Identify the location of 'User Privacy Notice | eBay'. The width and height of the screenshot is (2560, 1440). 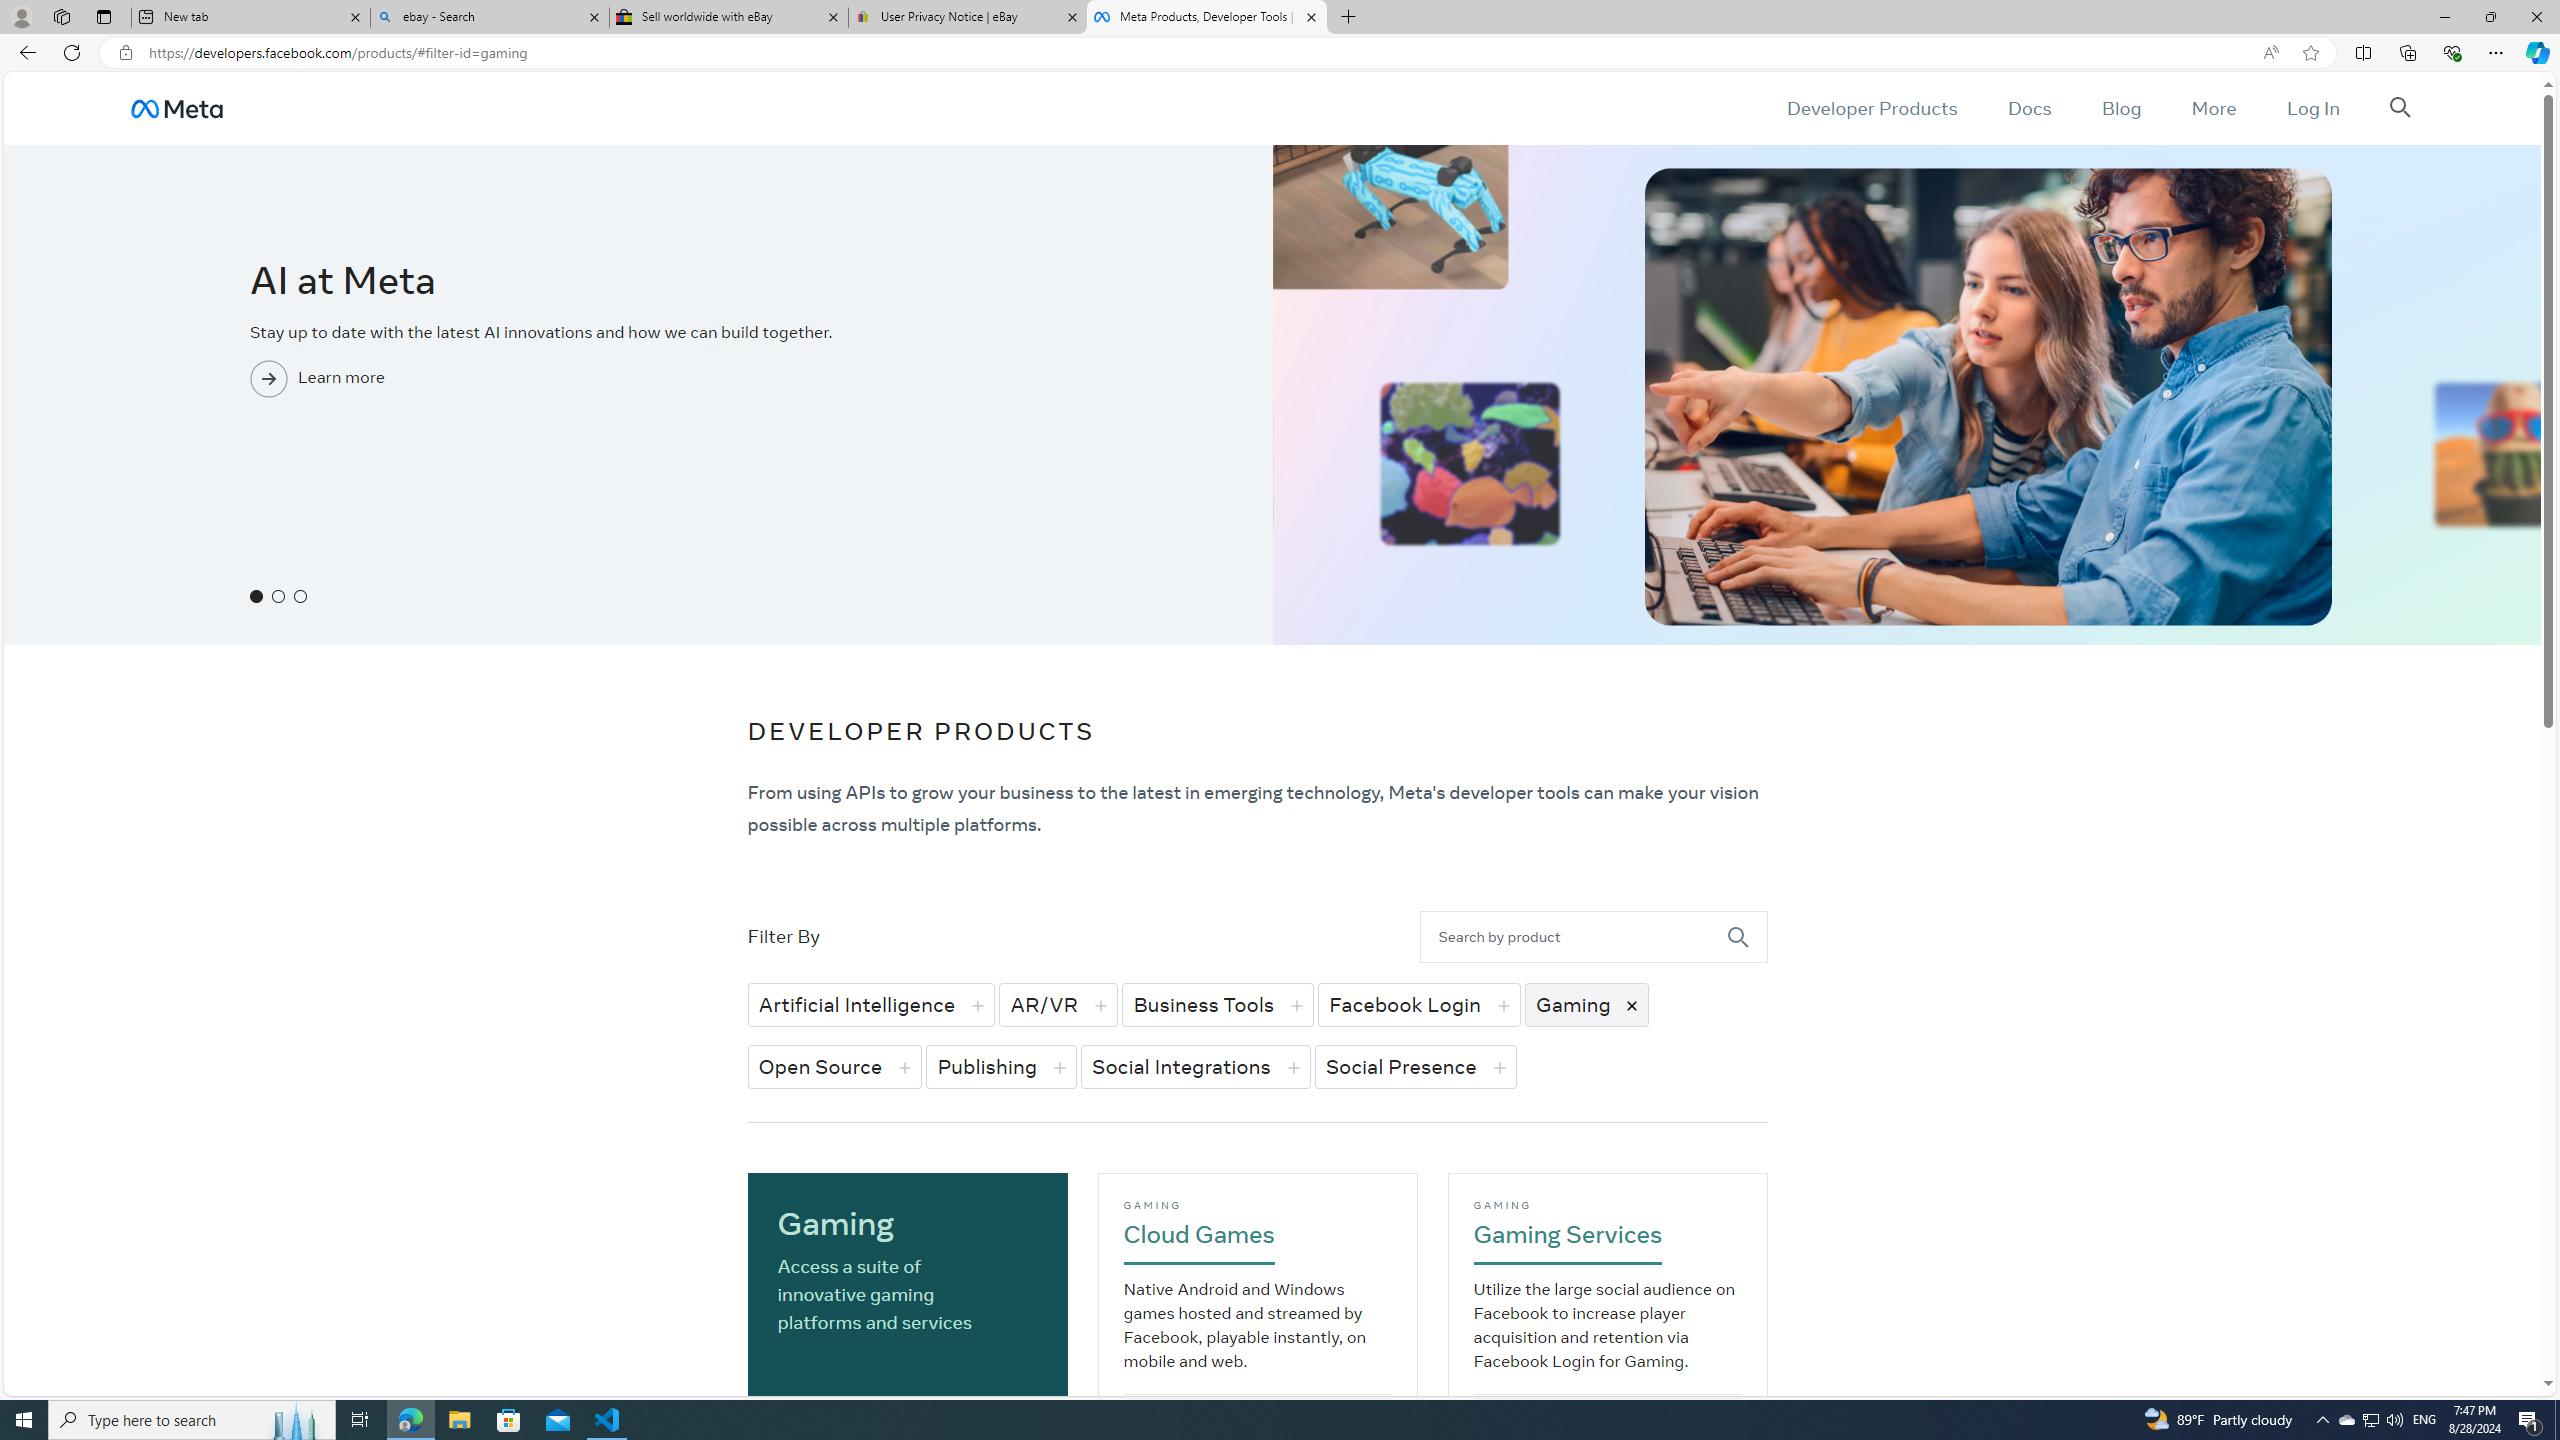
(966, 16).